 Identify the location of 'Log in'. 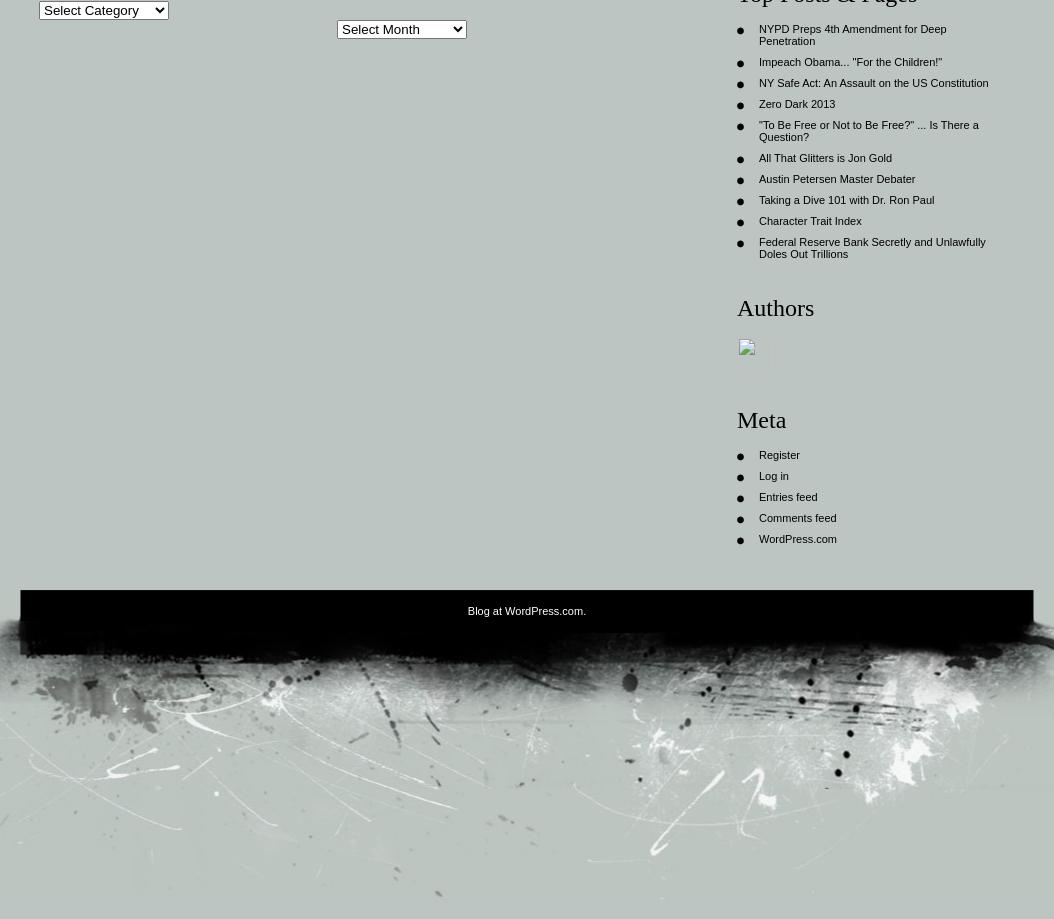
(758, 474).